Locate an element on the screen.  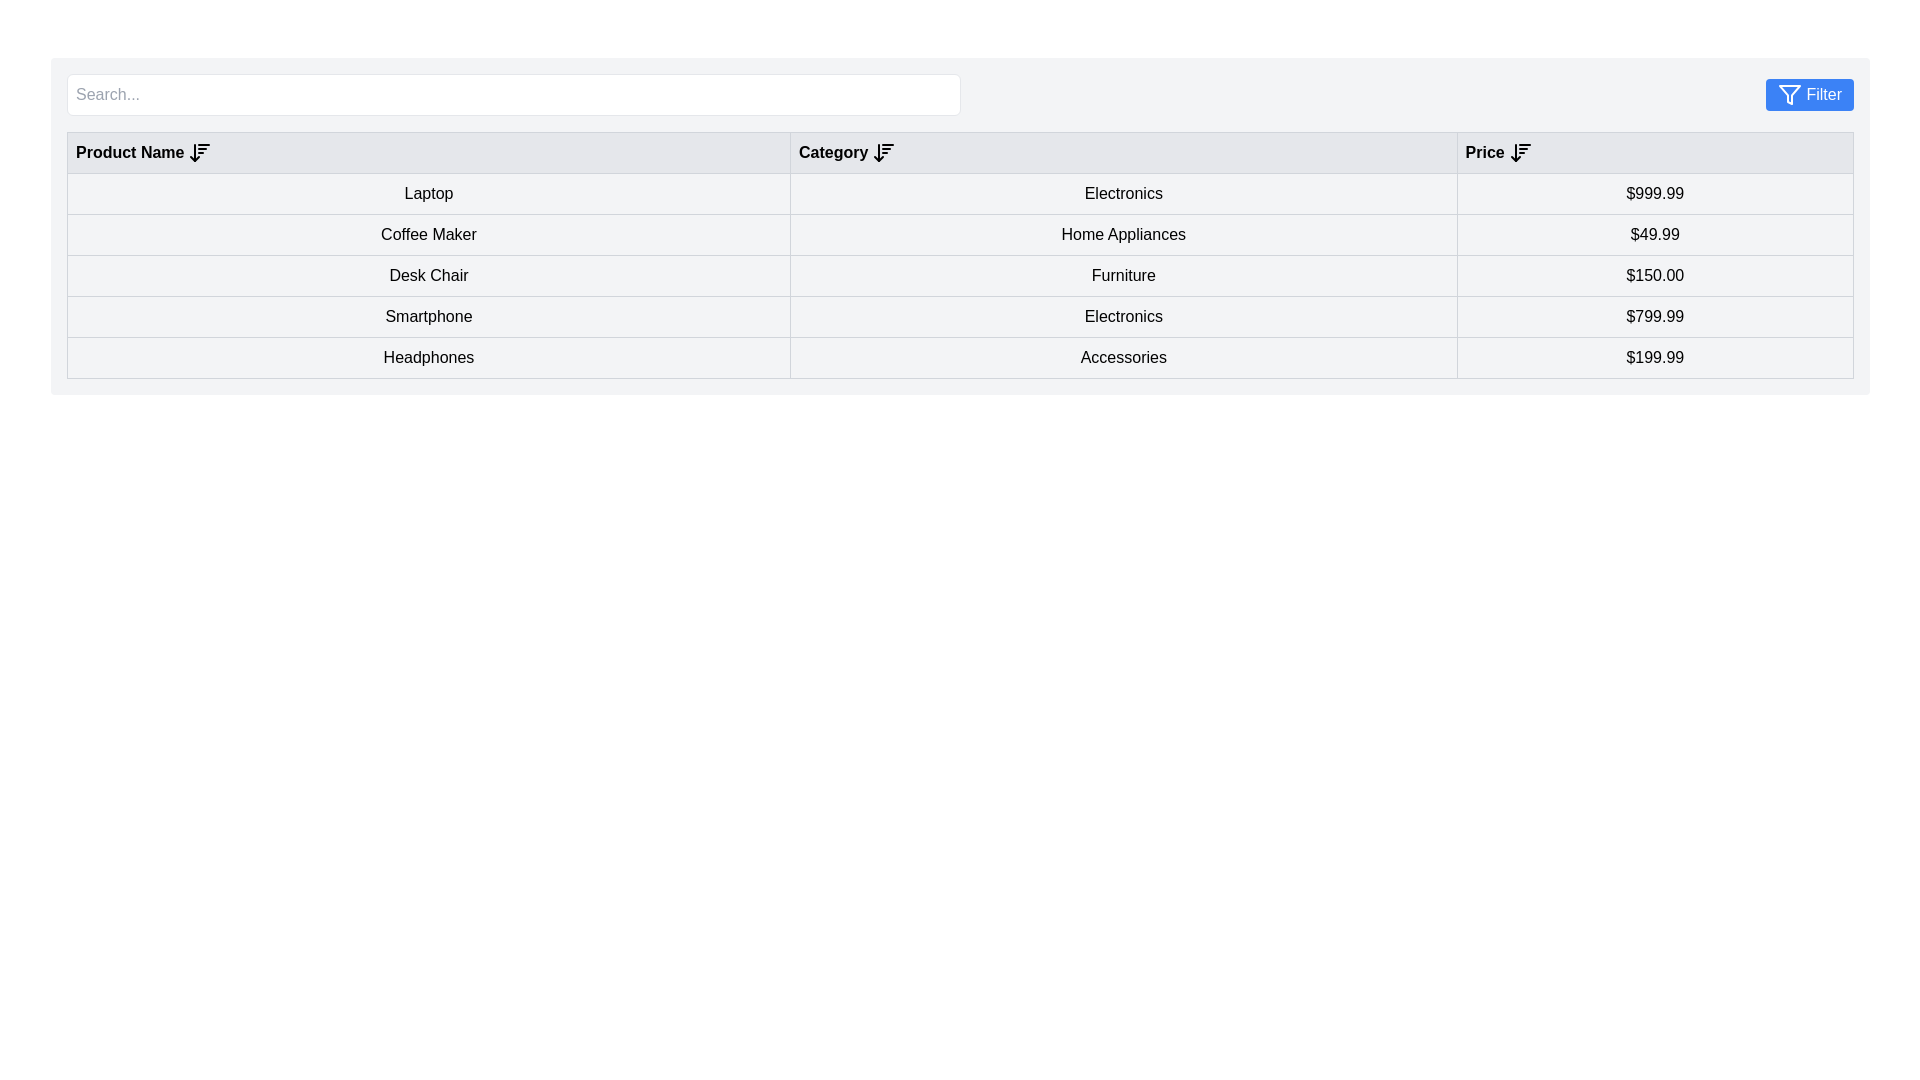
the 'Electronics' text label, which is styled with a border and is the second cell in the 'Category' column of the table, positioned between 'Laptop' and '$999.99' is located at coordinates (1123, 193).